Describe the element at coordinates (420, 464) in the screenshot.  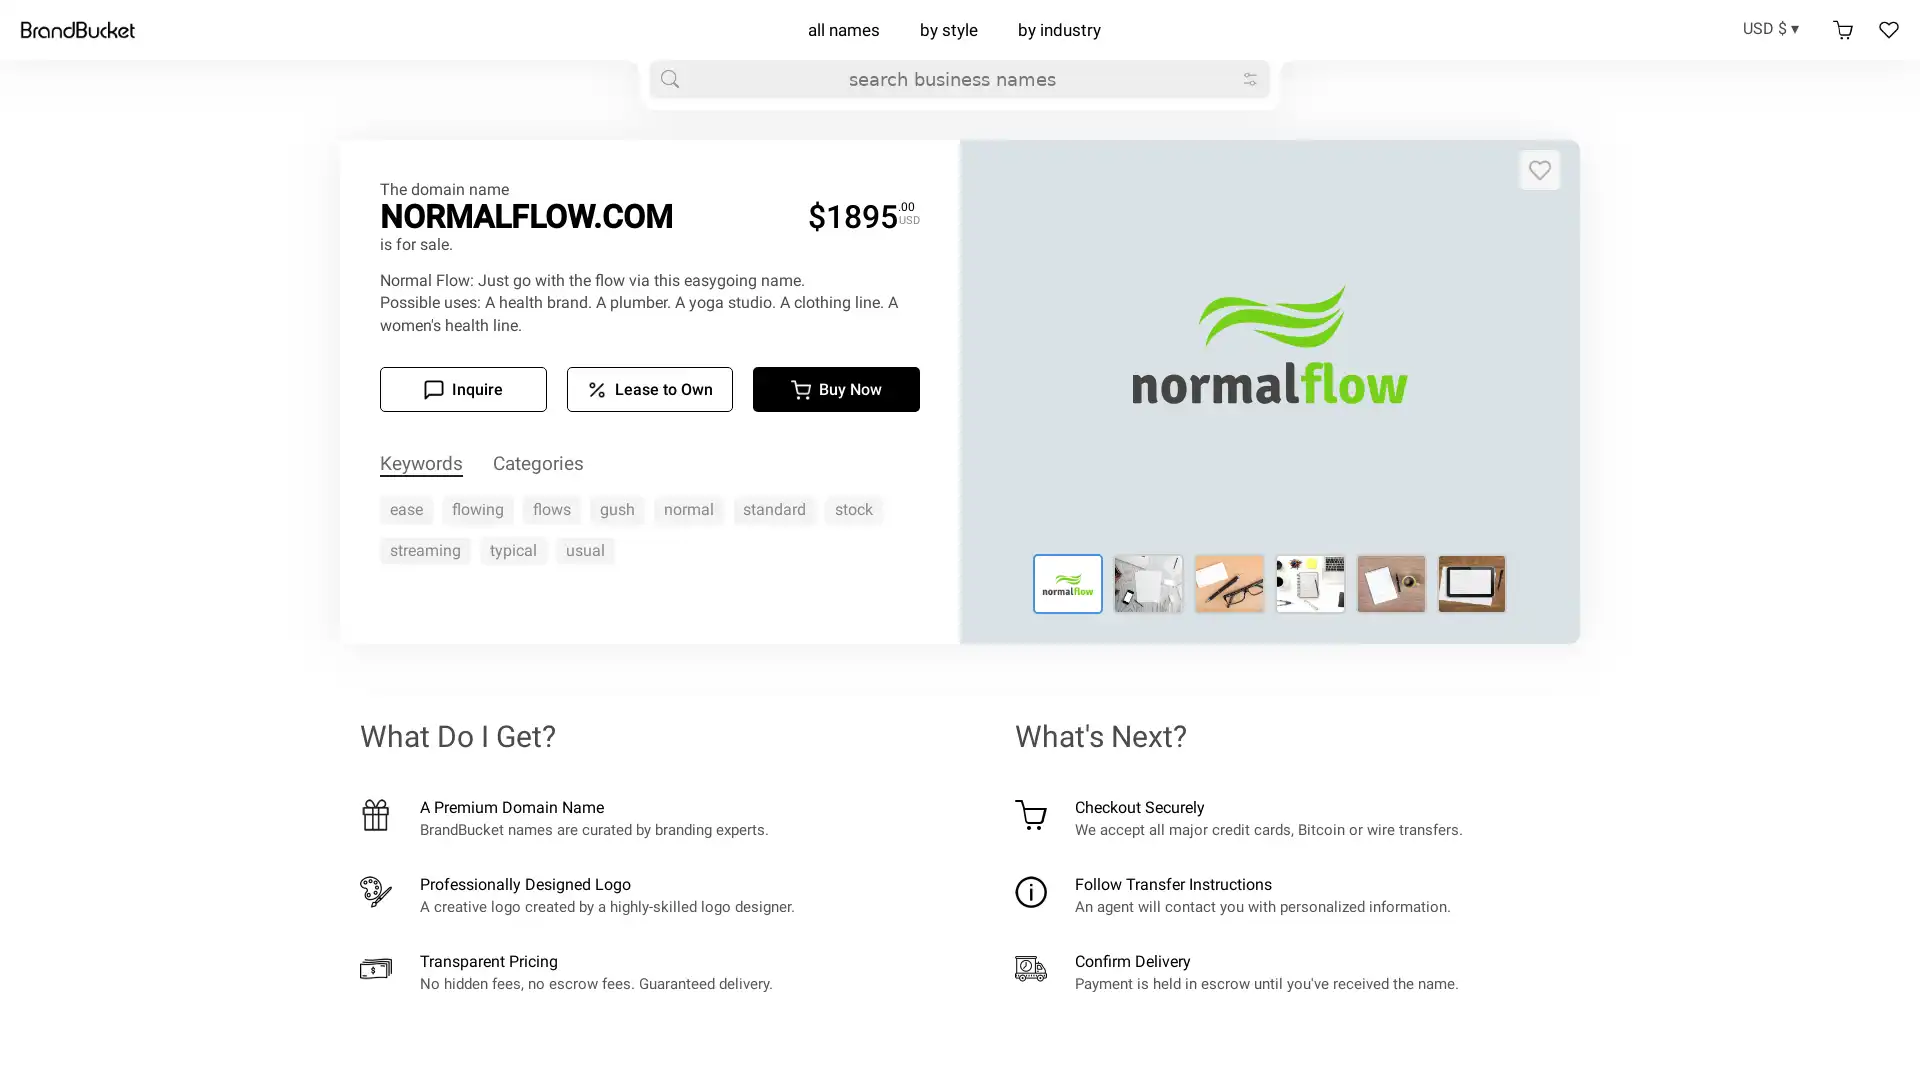
I see `Keywords` at that location.